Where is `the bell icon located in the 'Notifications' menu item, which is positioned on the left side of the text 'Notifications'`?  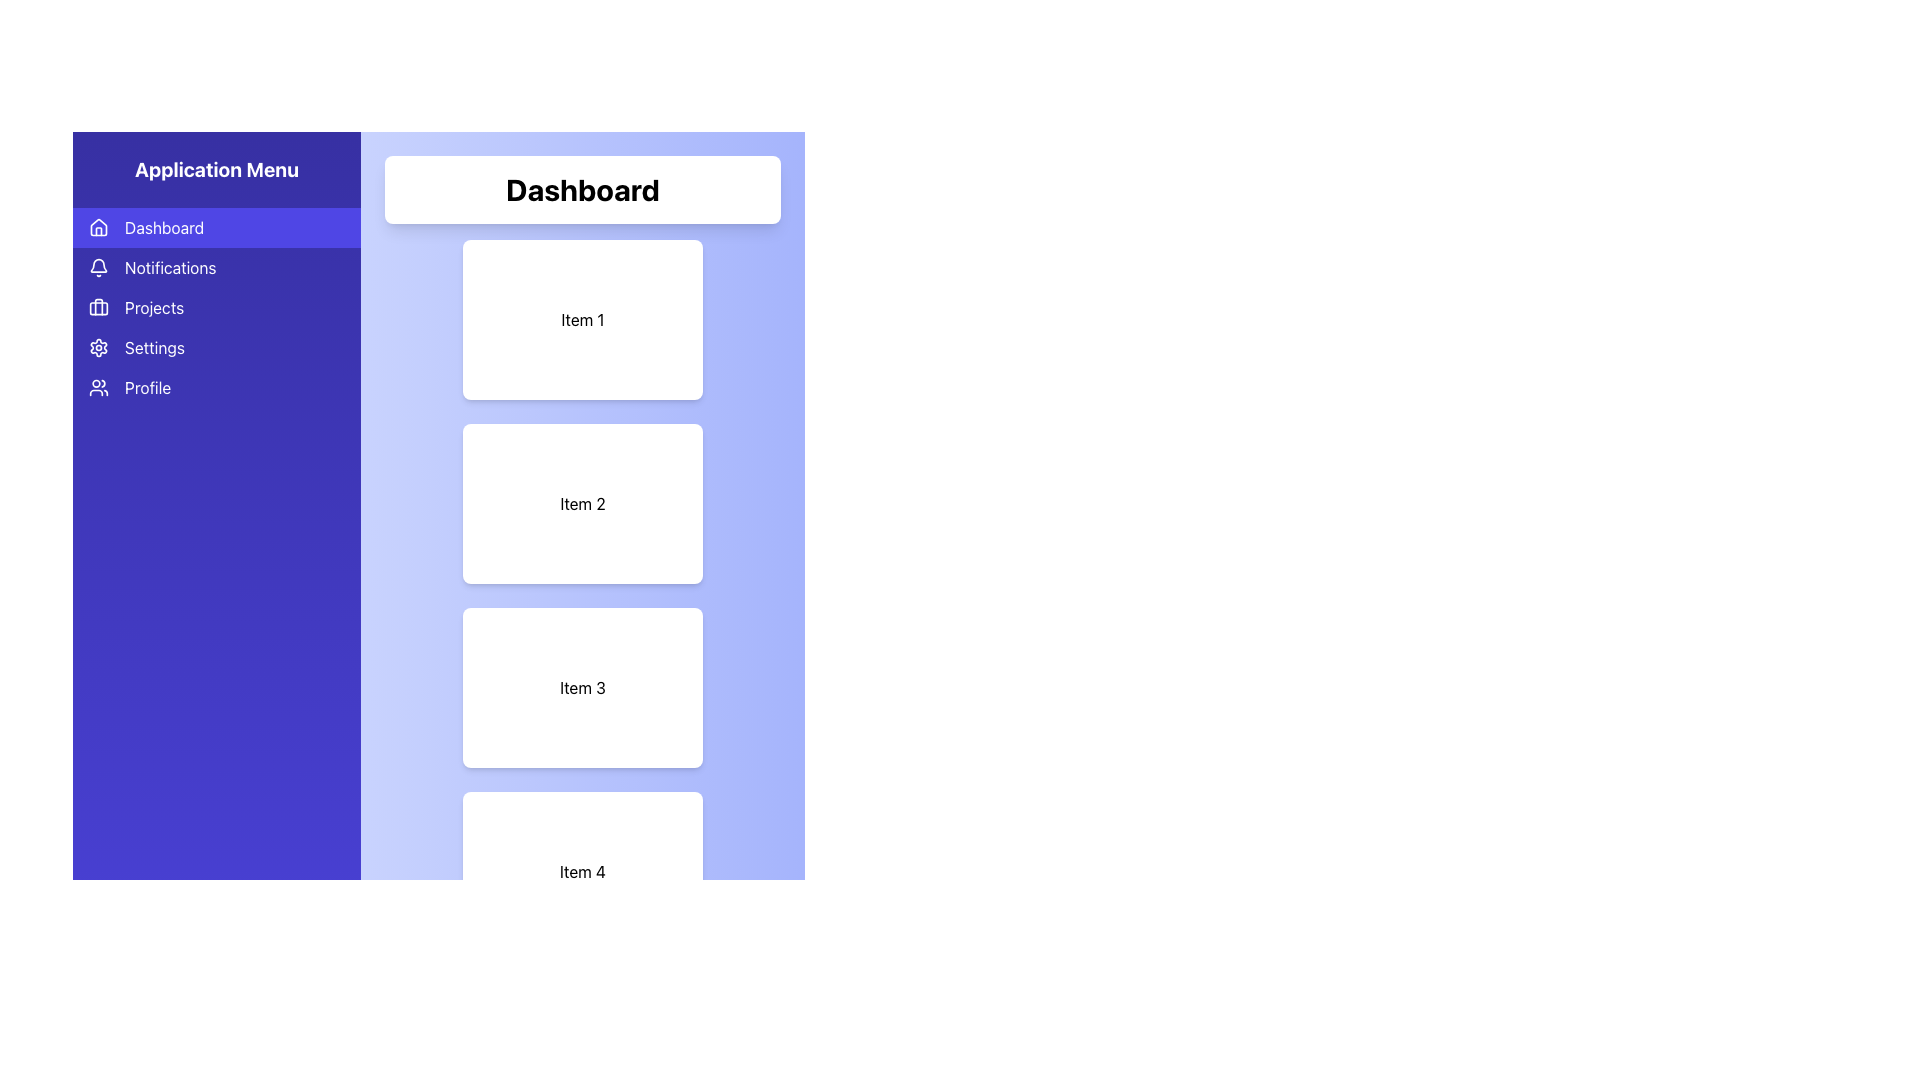 the bell icon located in the 'Notifications' menu item, which is positioned on the left side of the text 'Notifications' is located at coordinates (98, 266).